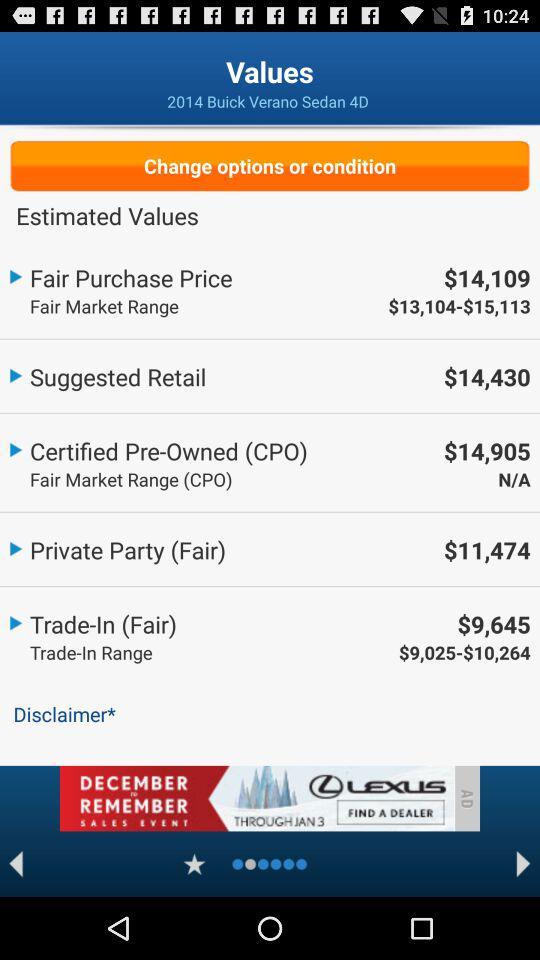 This screenshot has width=540, height=960. What do you see at coordinates (14, 620) in the screenshot?
I see `icon which is left of tradein fair` at bounding box center [14, 620].